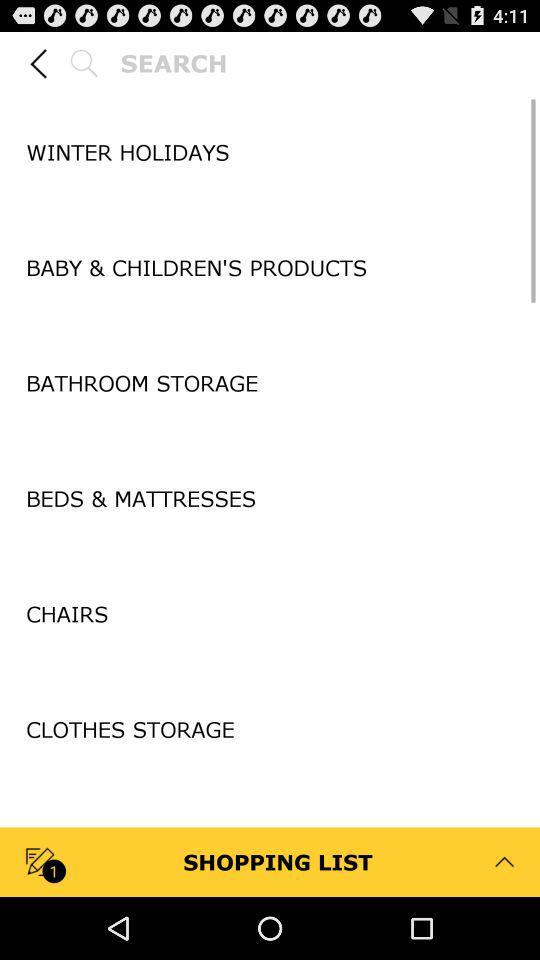 The width and height of the screenshot is (540, 960). Describe the element at coordinates (270, 382) in the screenshot. I see `the bathroom storage app` at that location.